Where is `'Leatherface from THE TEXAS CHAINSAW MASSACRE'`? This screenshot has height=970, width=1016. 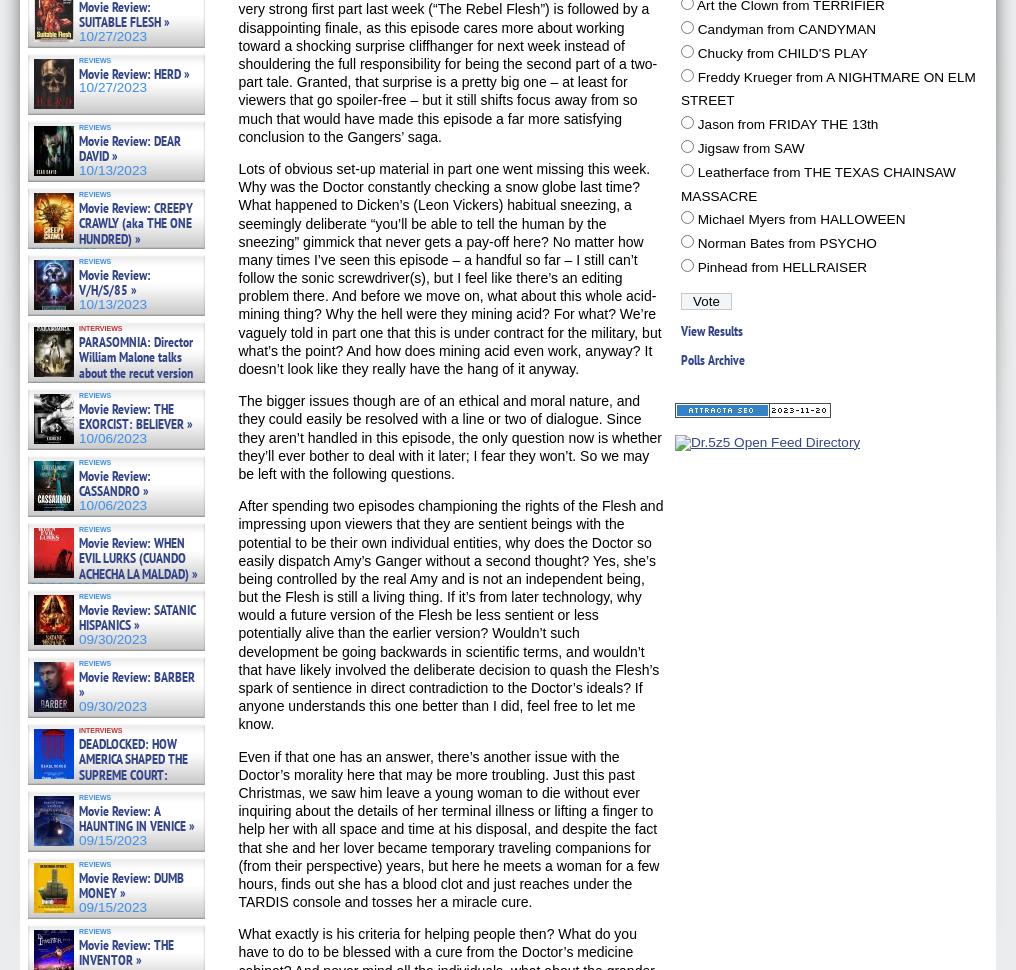 'Leatherface from THE TEXAS CHAINSAW MASSACRE' is located at coordinates (816, 182).